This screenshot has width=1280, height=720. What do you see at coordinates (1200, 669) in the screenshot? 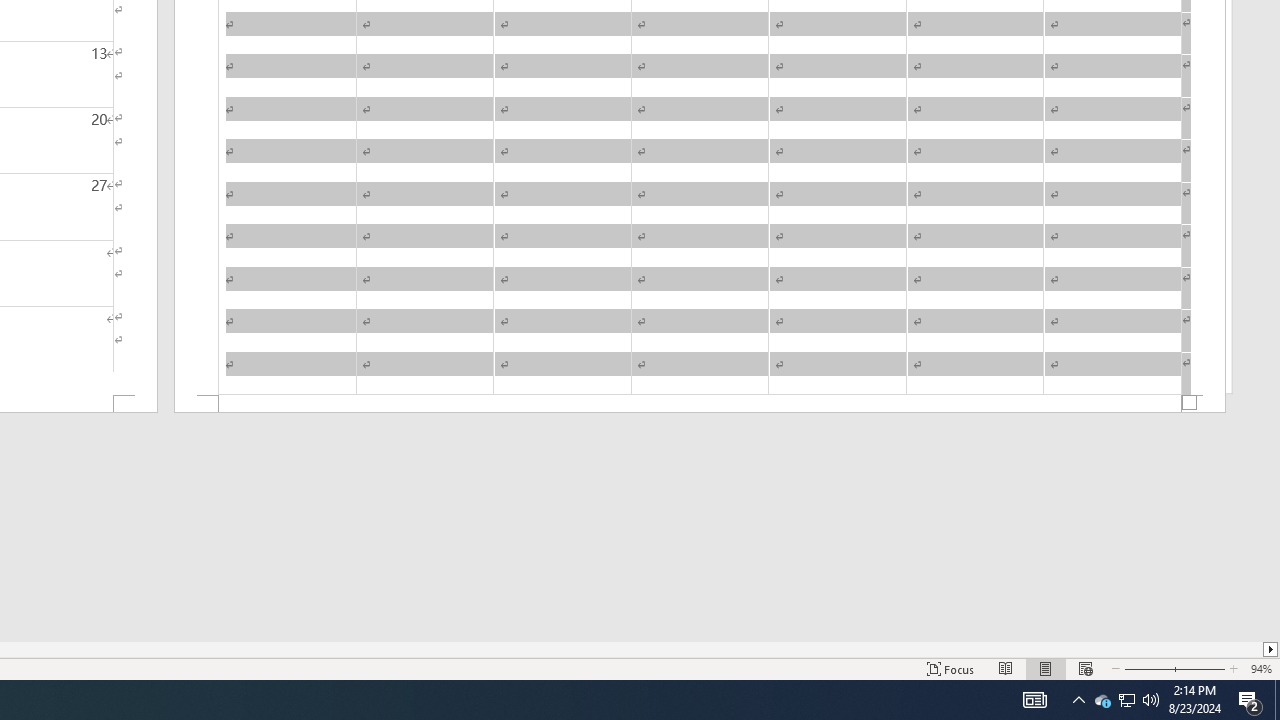
I see `'Zoom In'` at bounding box center [1200, 669].